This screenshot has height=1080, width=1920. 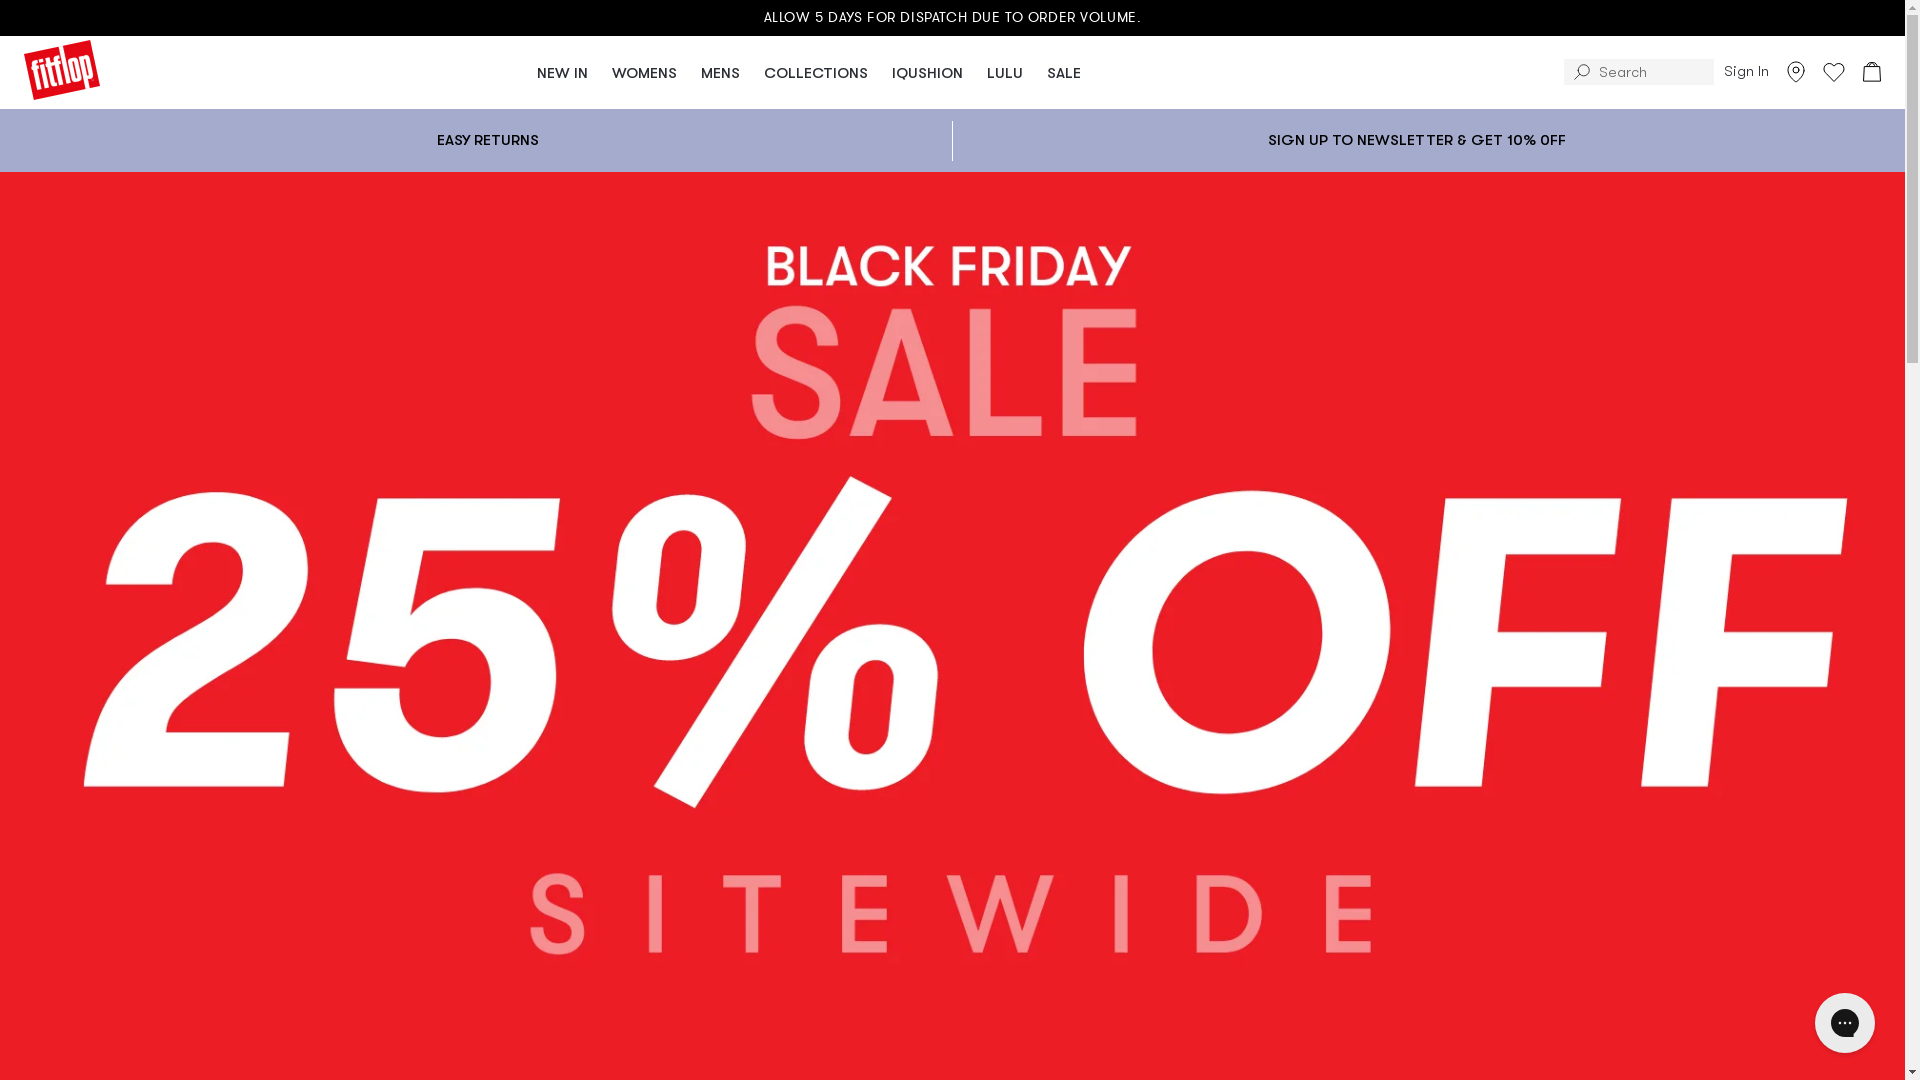 What do you see at coordinates (816, 70) in the screenshot?
I see `'COLLECTIONS'` at bounding box center [816, 70].